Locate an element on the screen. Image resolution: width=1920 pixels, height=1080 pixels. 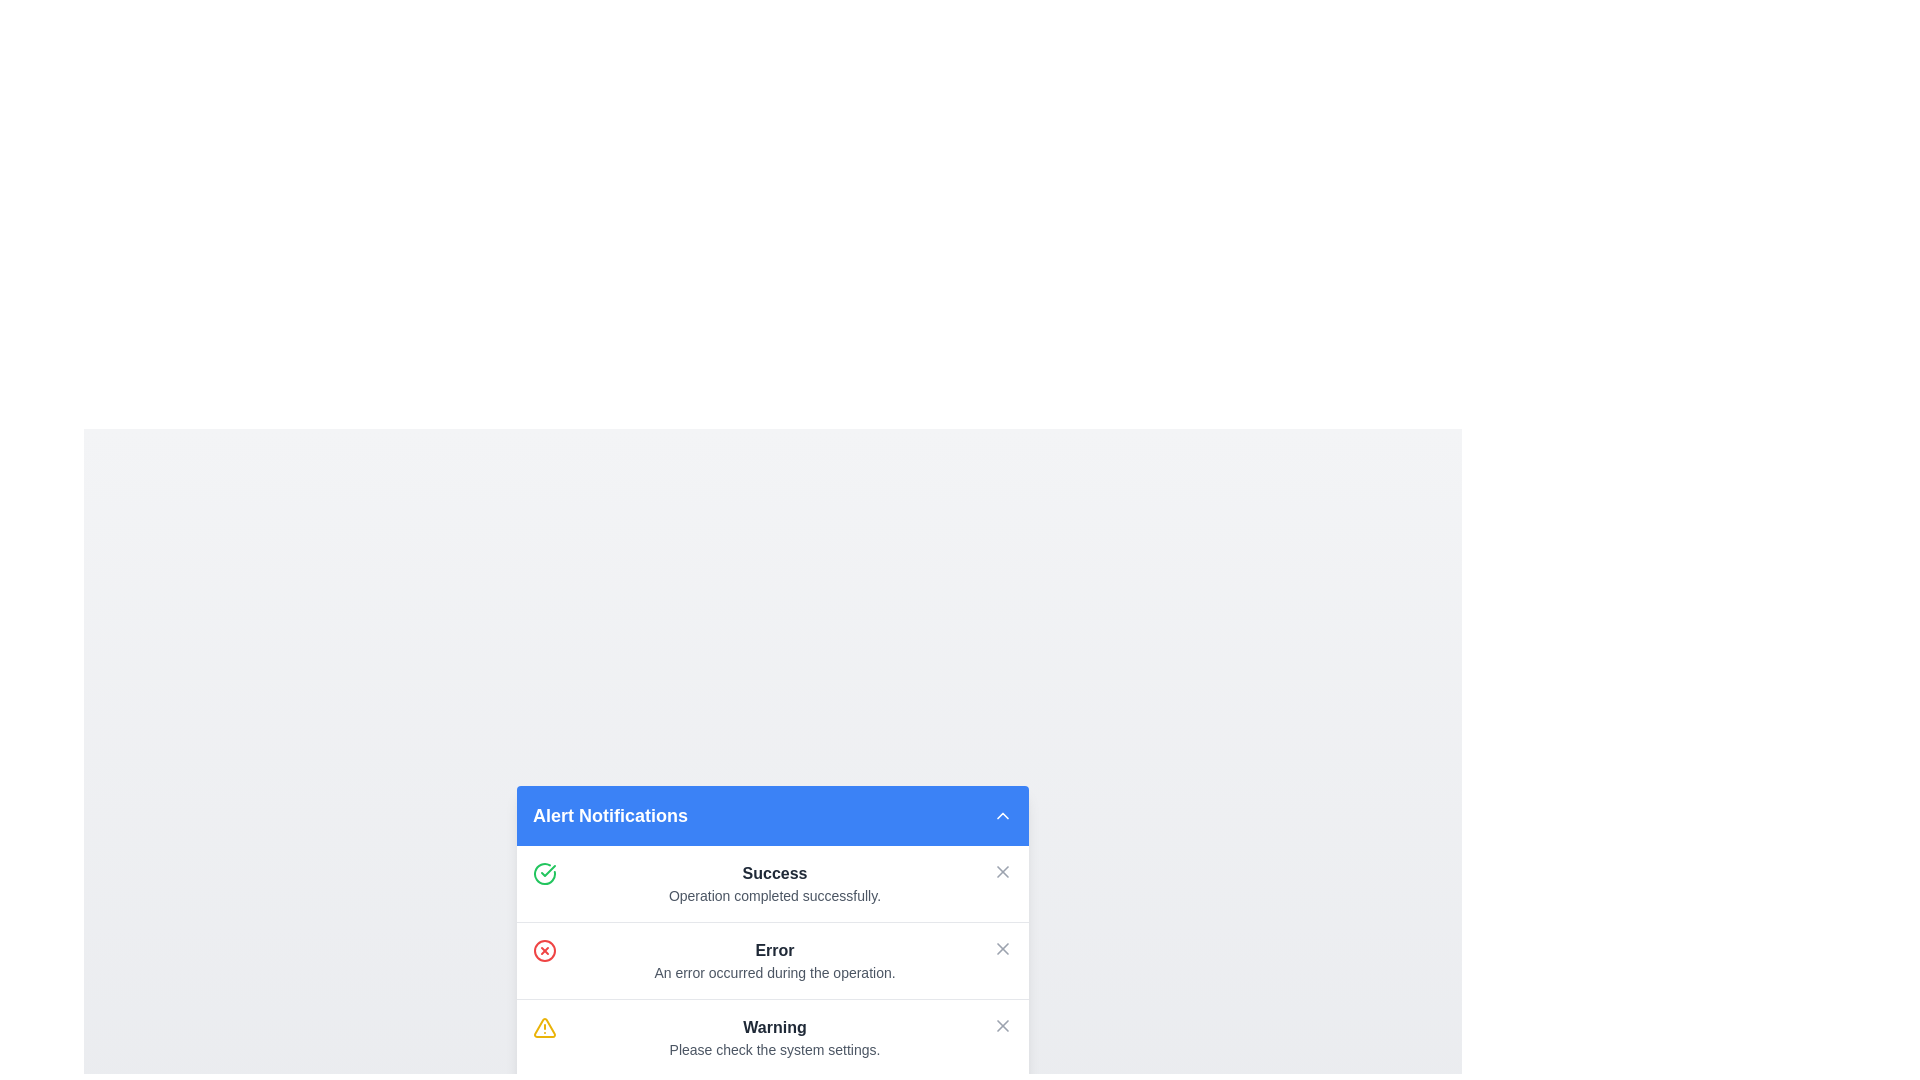
the notification message titled 'Error' to read the message details about the operation failure is located at coordinates (771, 959).